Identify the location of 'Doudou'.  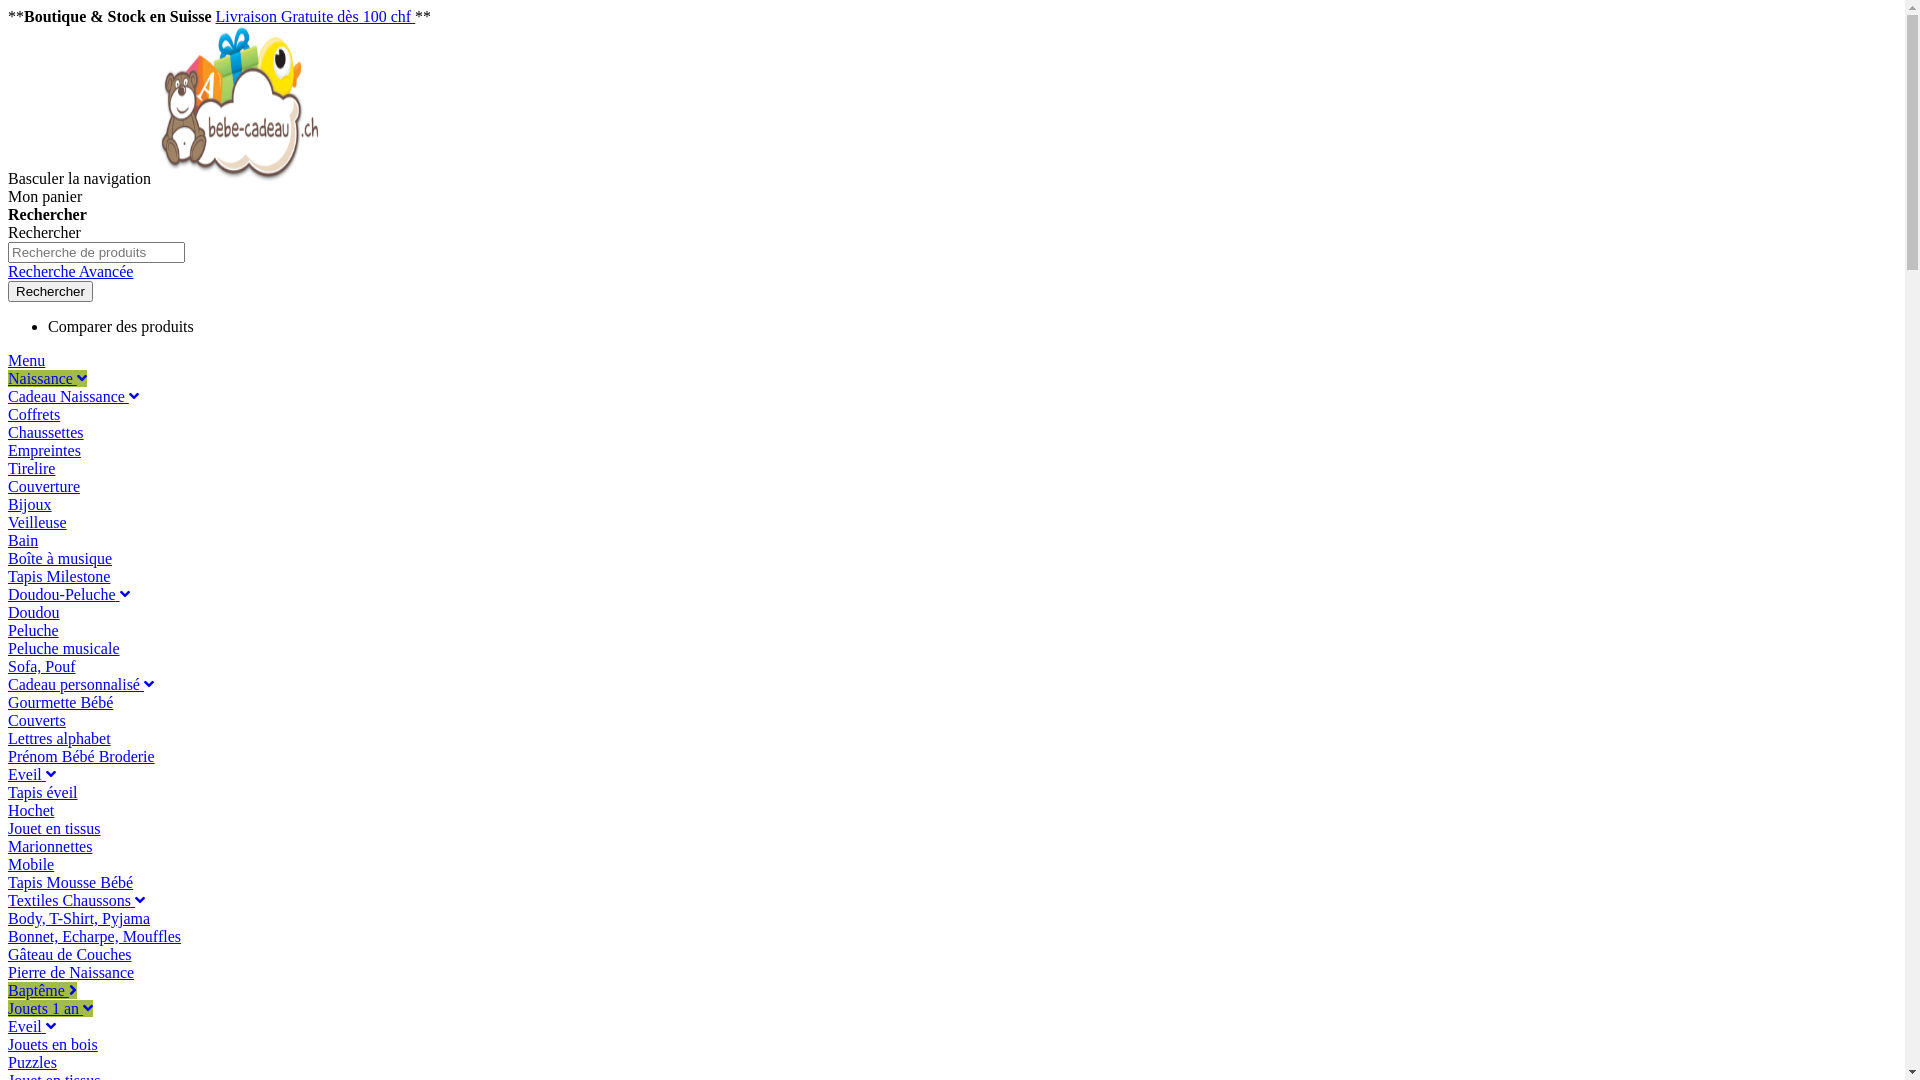
(33, 611).